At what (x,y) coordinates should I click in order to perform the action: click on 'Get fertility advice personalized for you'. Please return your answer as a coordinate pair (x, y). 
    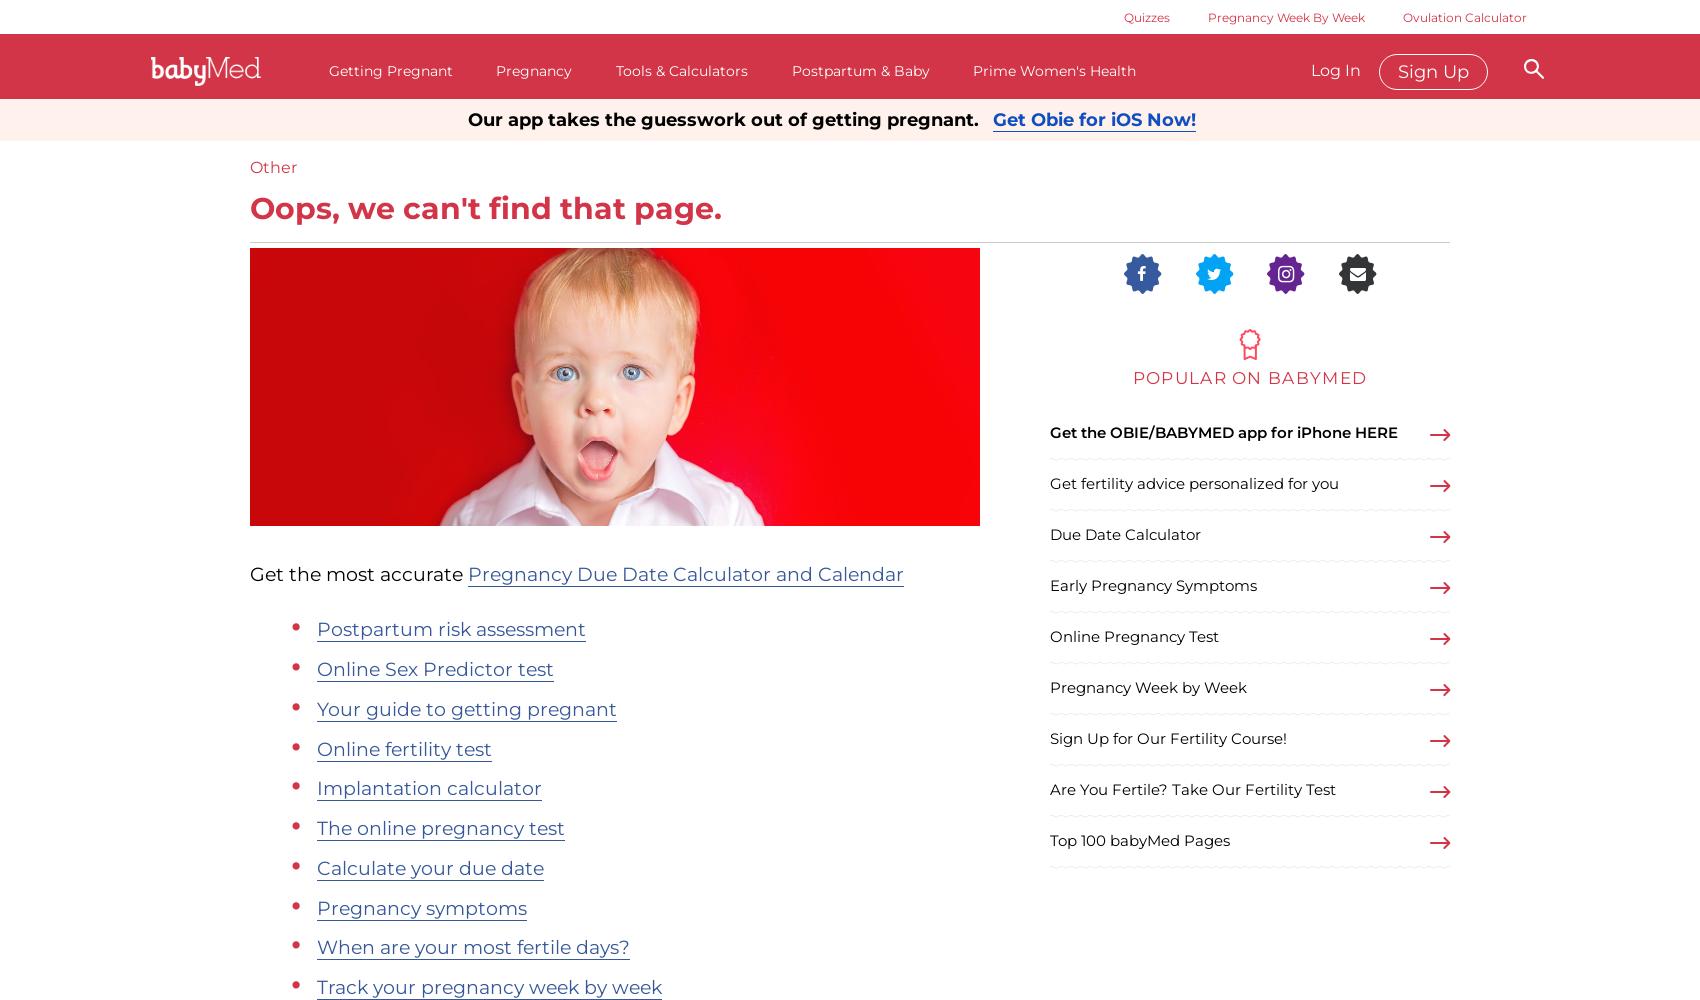
    Looking at the image, I should click on (1193, 482).